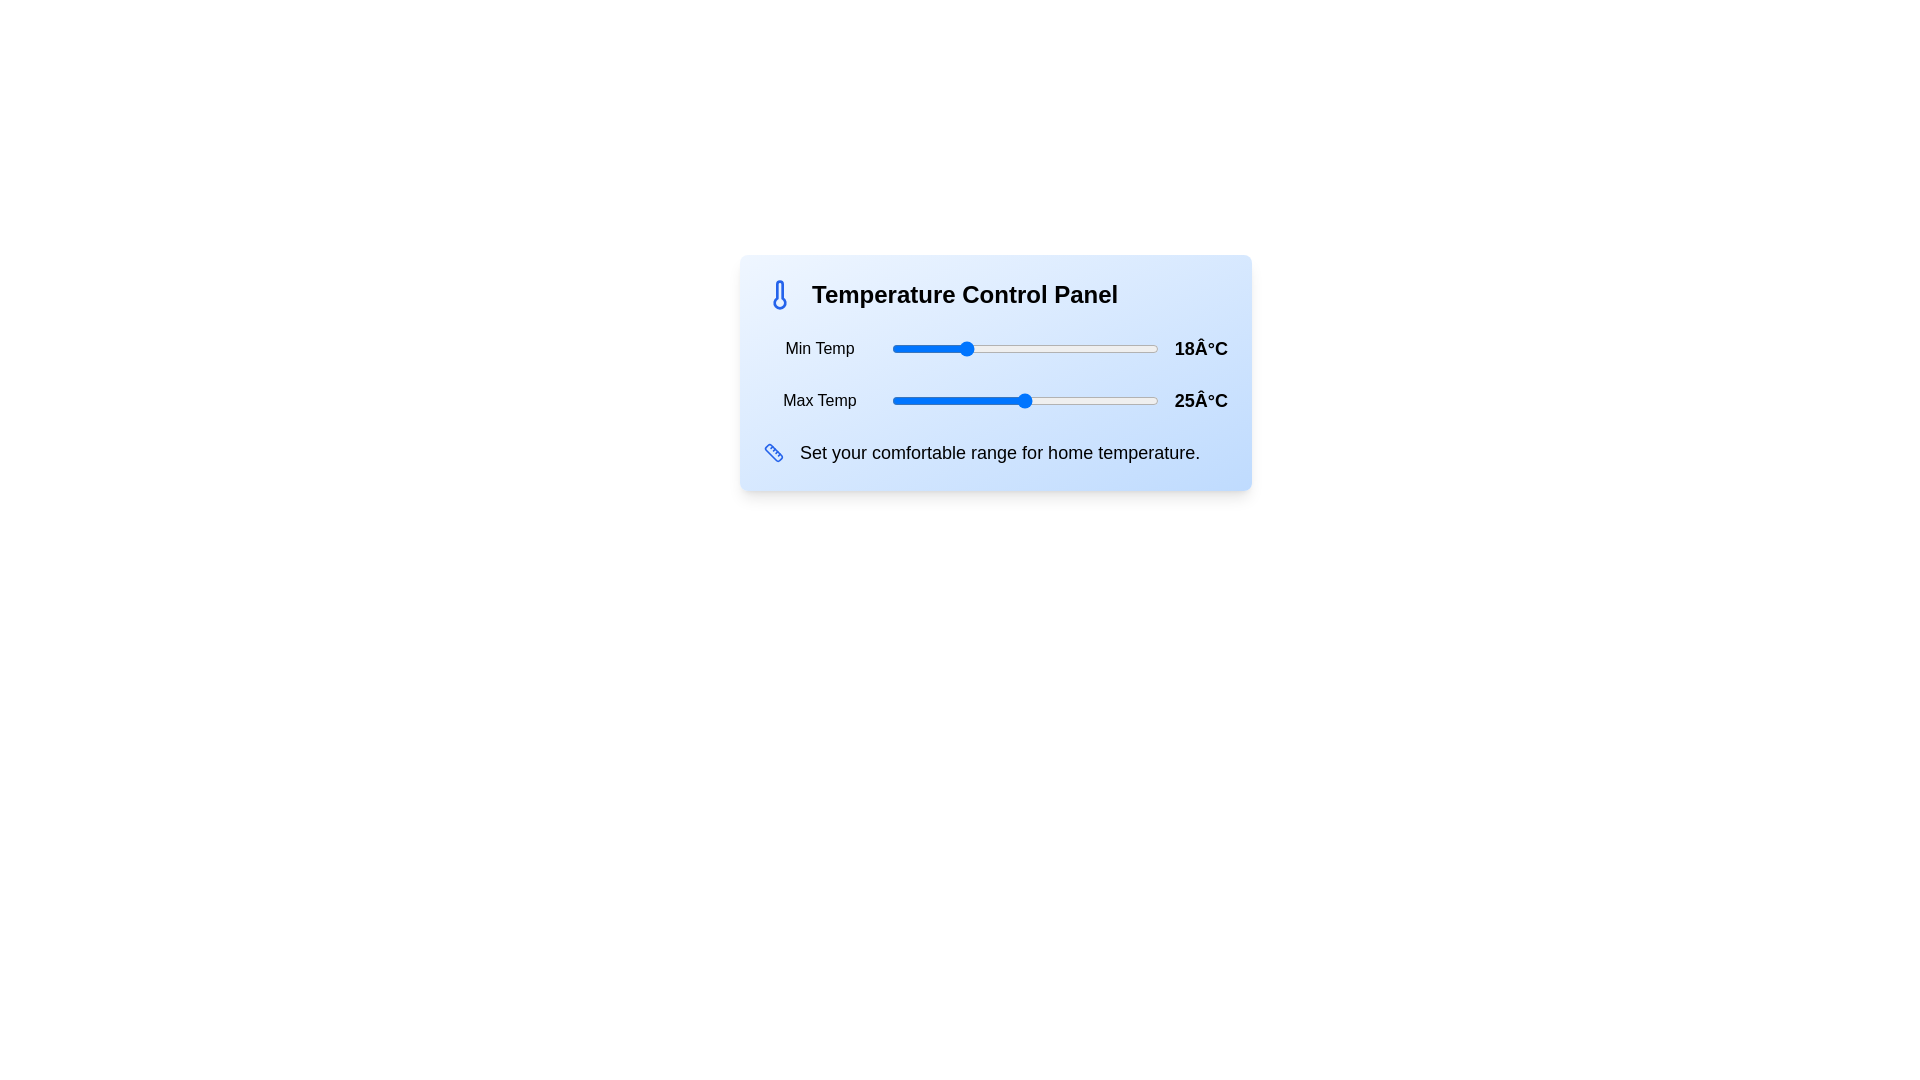 The width and height of the screenshot is (1920, 1080). What do you see at coordinates (935, 347) in the screenshot?
I see `the minimum temperature to 15°C using the slider` at bounding box center [935, 347].